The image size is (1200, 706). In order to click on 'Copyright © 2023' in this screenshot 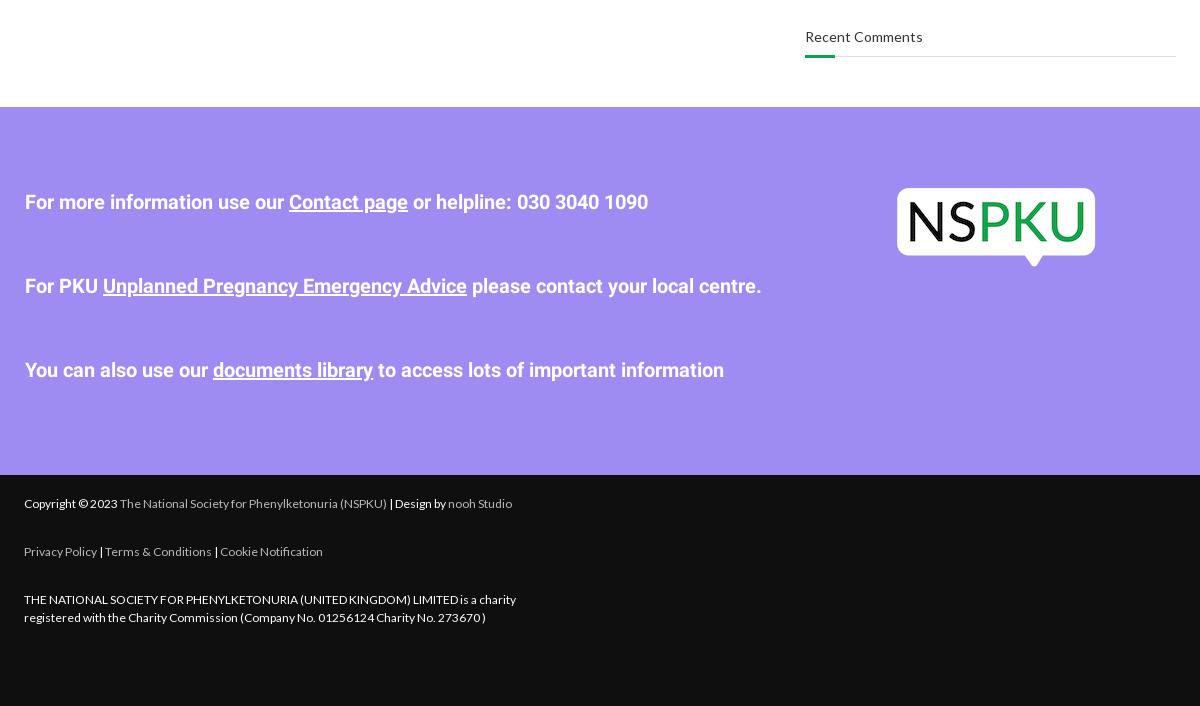, I will do `click(72, 501)`.